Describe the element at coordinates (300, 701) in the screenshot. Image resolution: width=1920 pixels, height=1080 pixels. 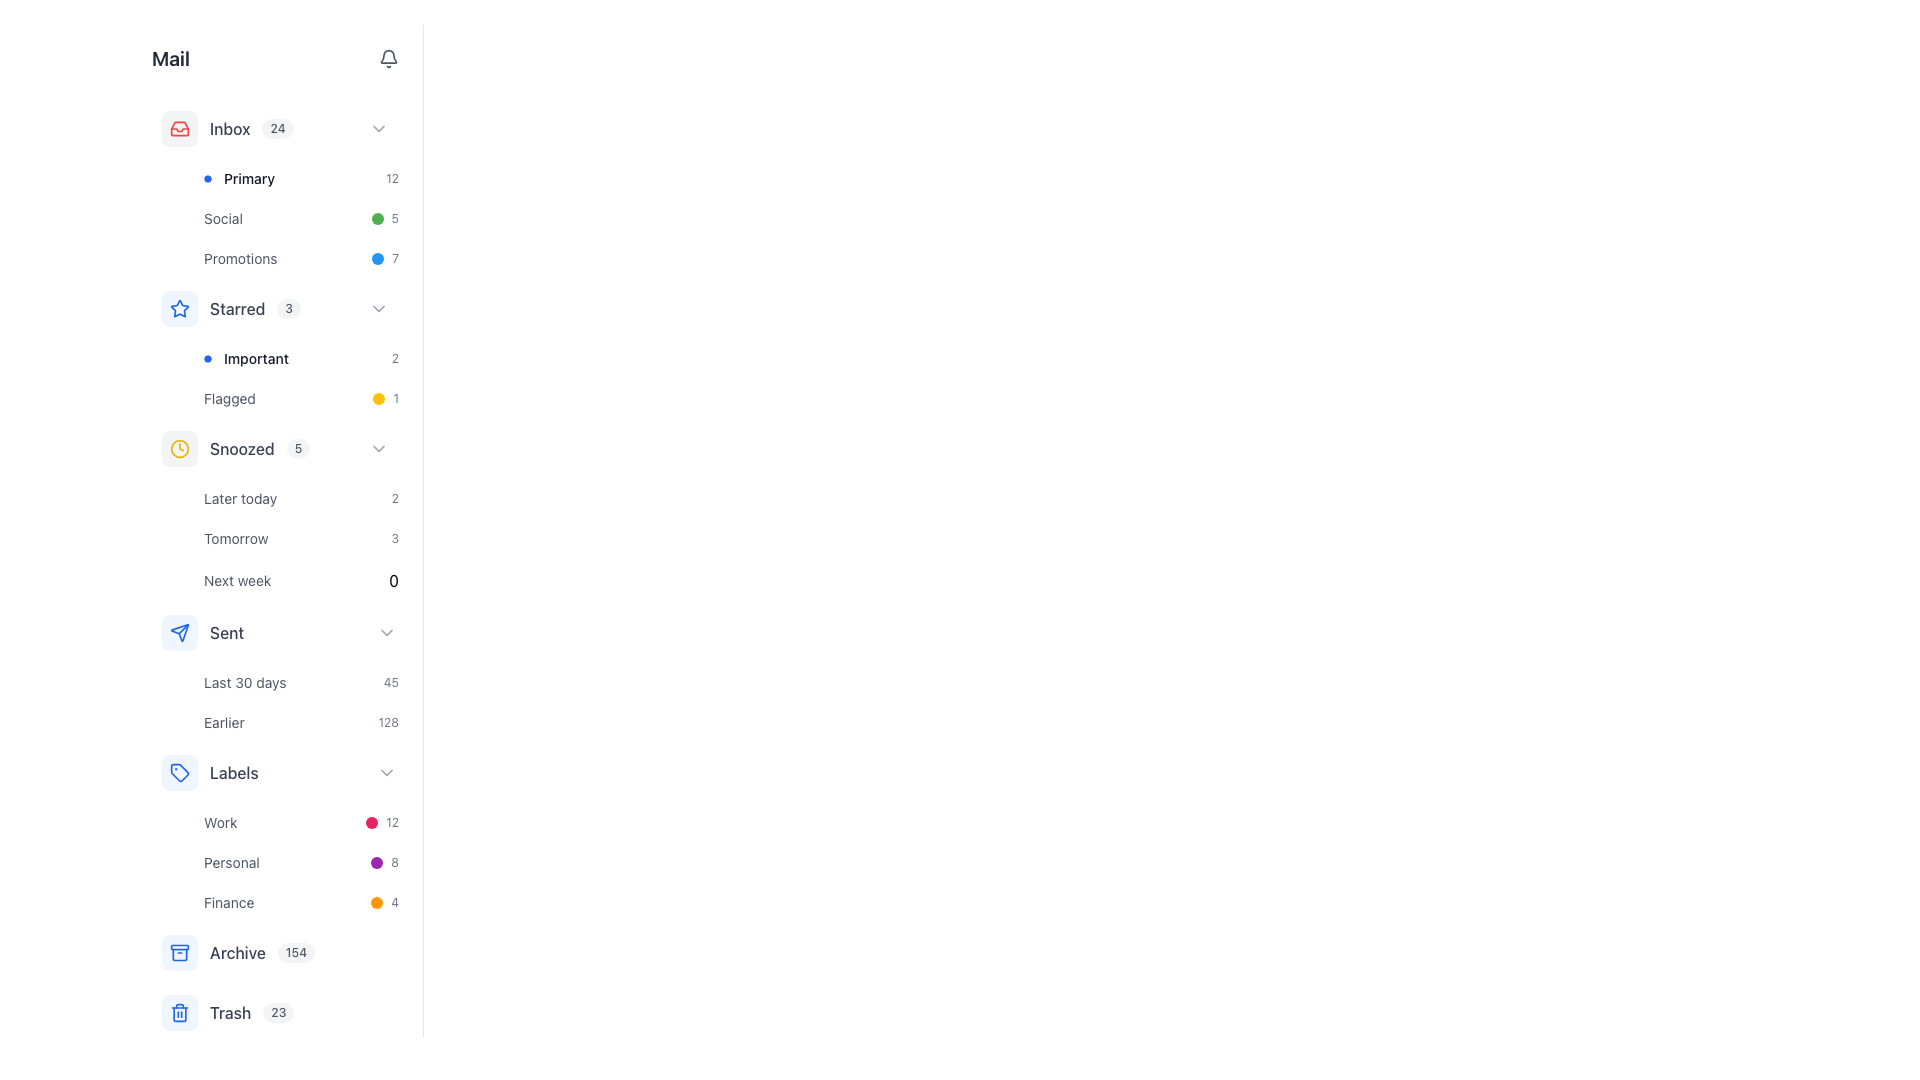
I see `the 'Last 30 days' status indicator in the sidebar menu under the 'Sent' section` at that location.